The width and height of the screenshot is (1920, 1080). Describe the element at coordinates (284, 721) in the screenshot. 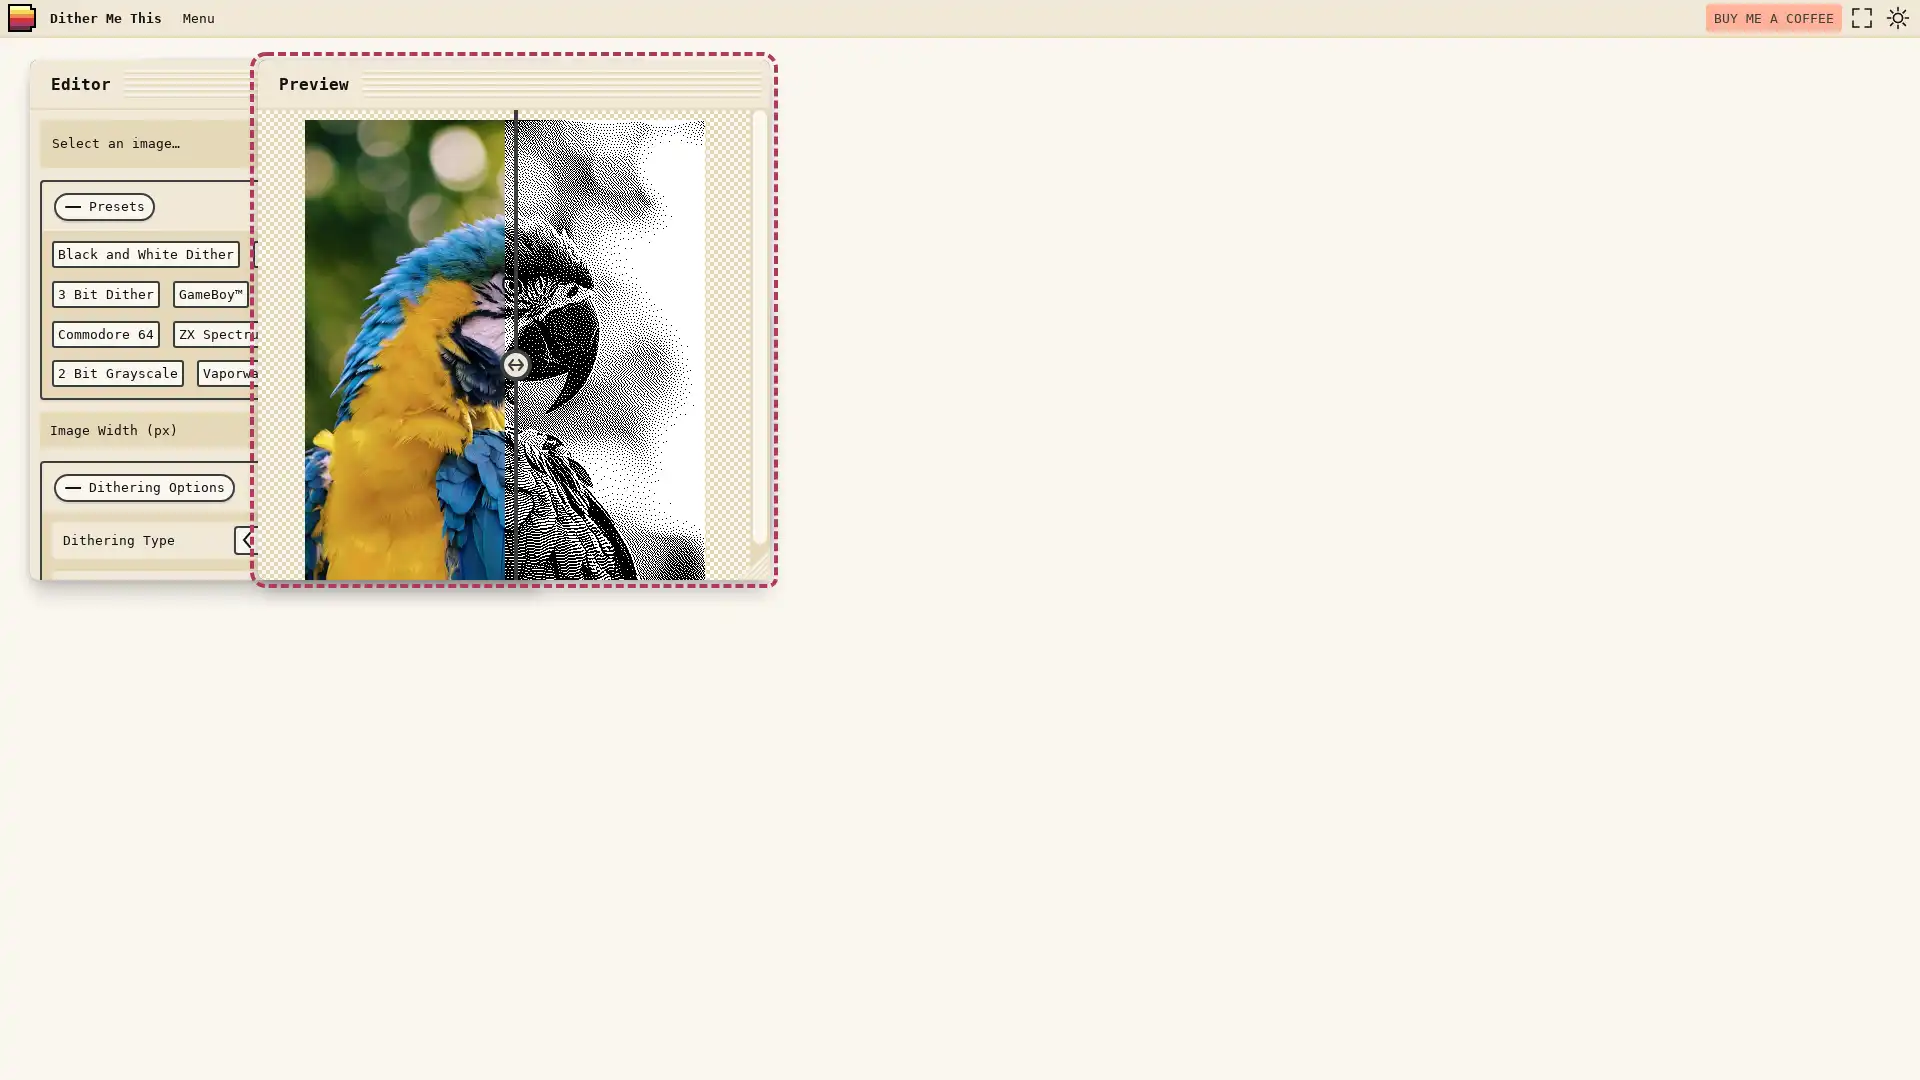

I see `DITHER` at that location.